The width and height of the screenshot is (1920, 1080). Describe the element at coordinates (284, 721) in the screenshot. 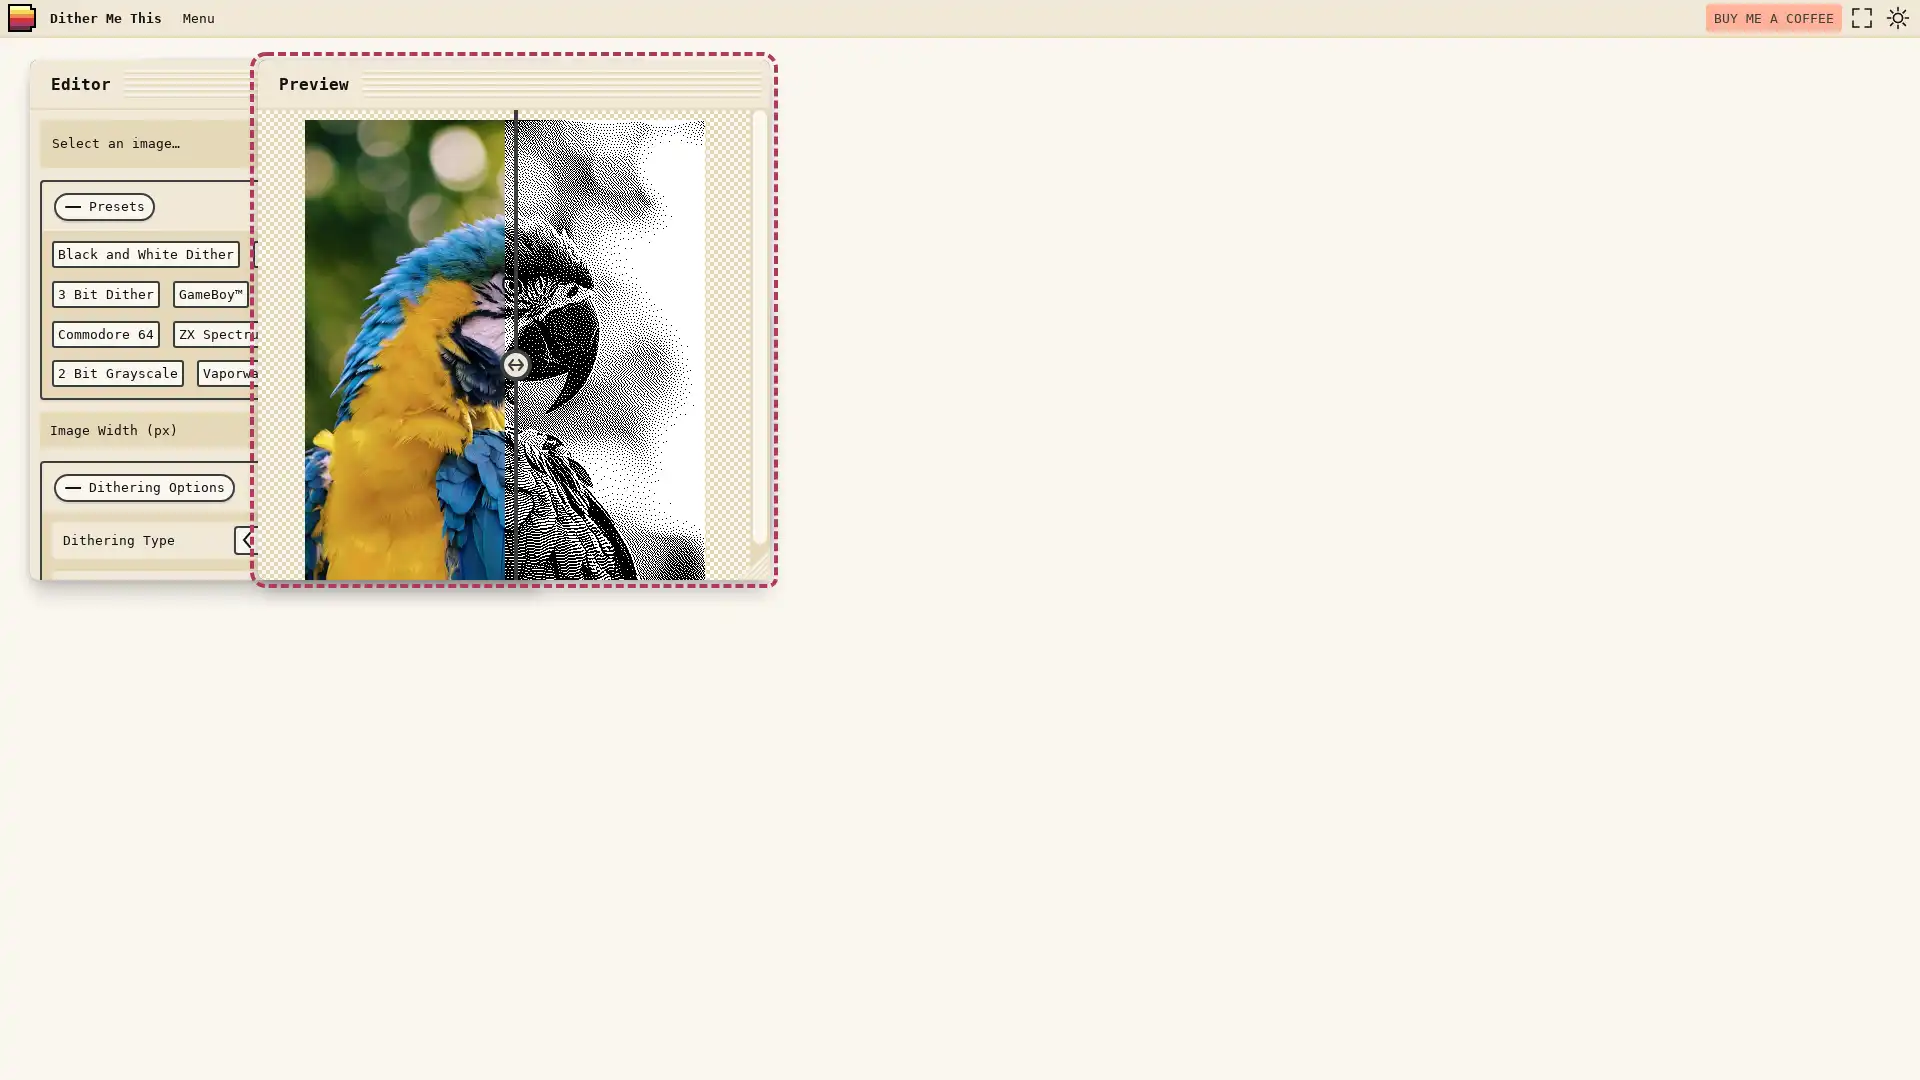

I see `DITHER` at that location.